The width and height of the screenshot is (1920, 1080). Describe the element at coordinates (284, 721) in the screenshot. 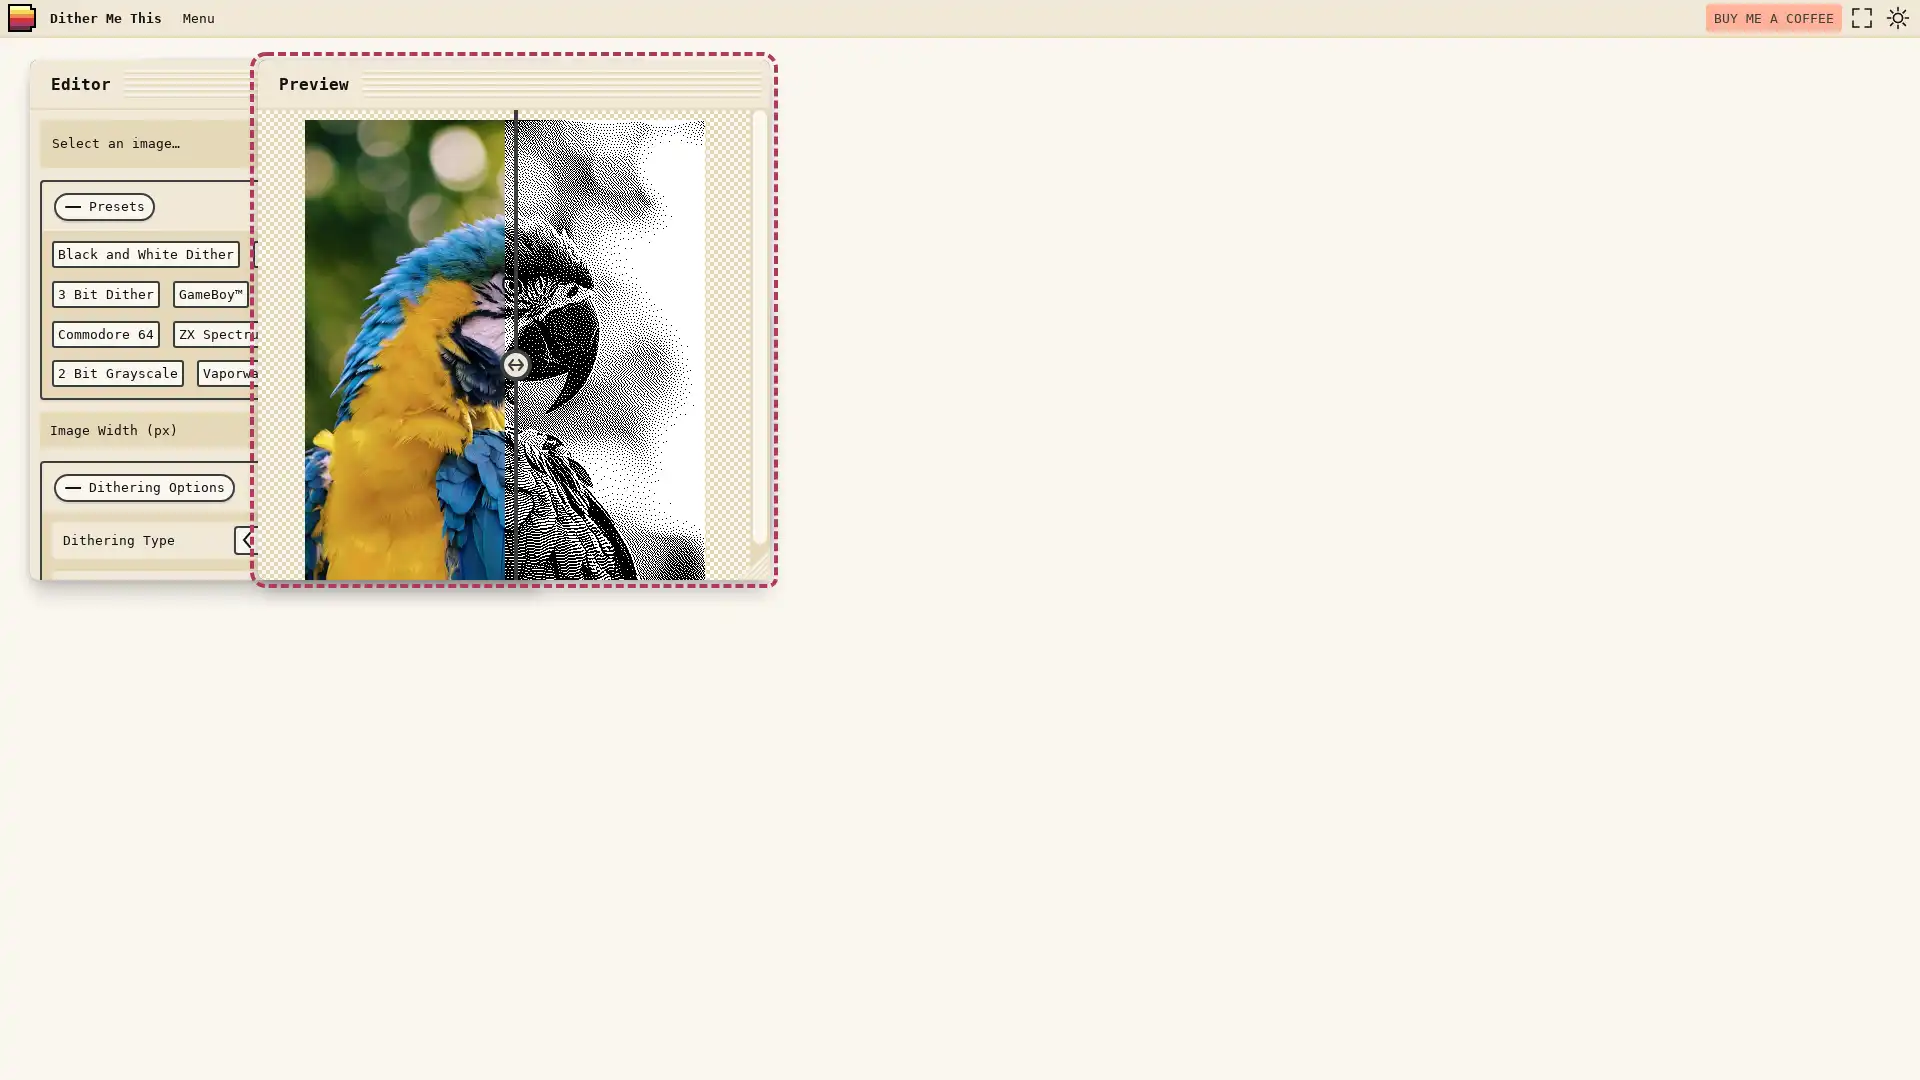

I see `DITHER` at that location.